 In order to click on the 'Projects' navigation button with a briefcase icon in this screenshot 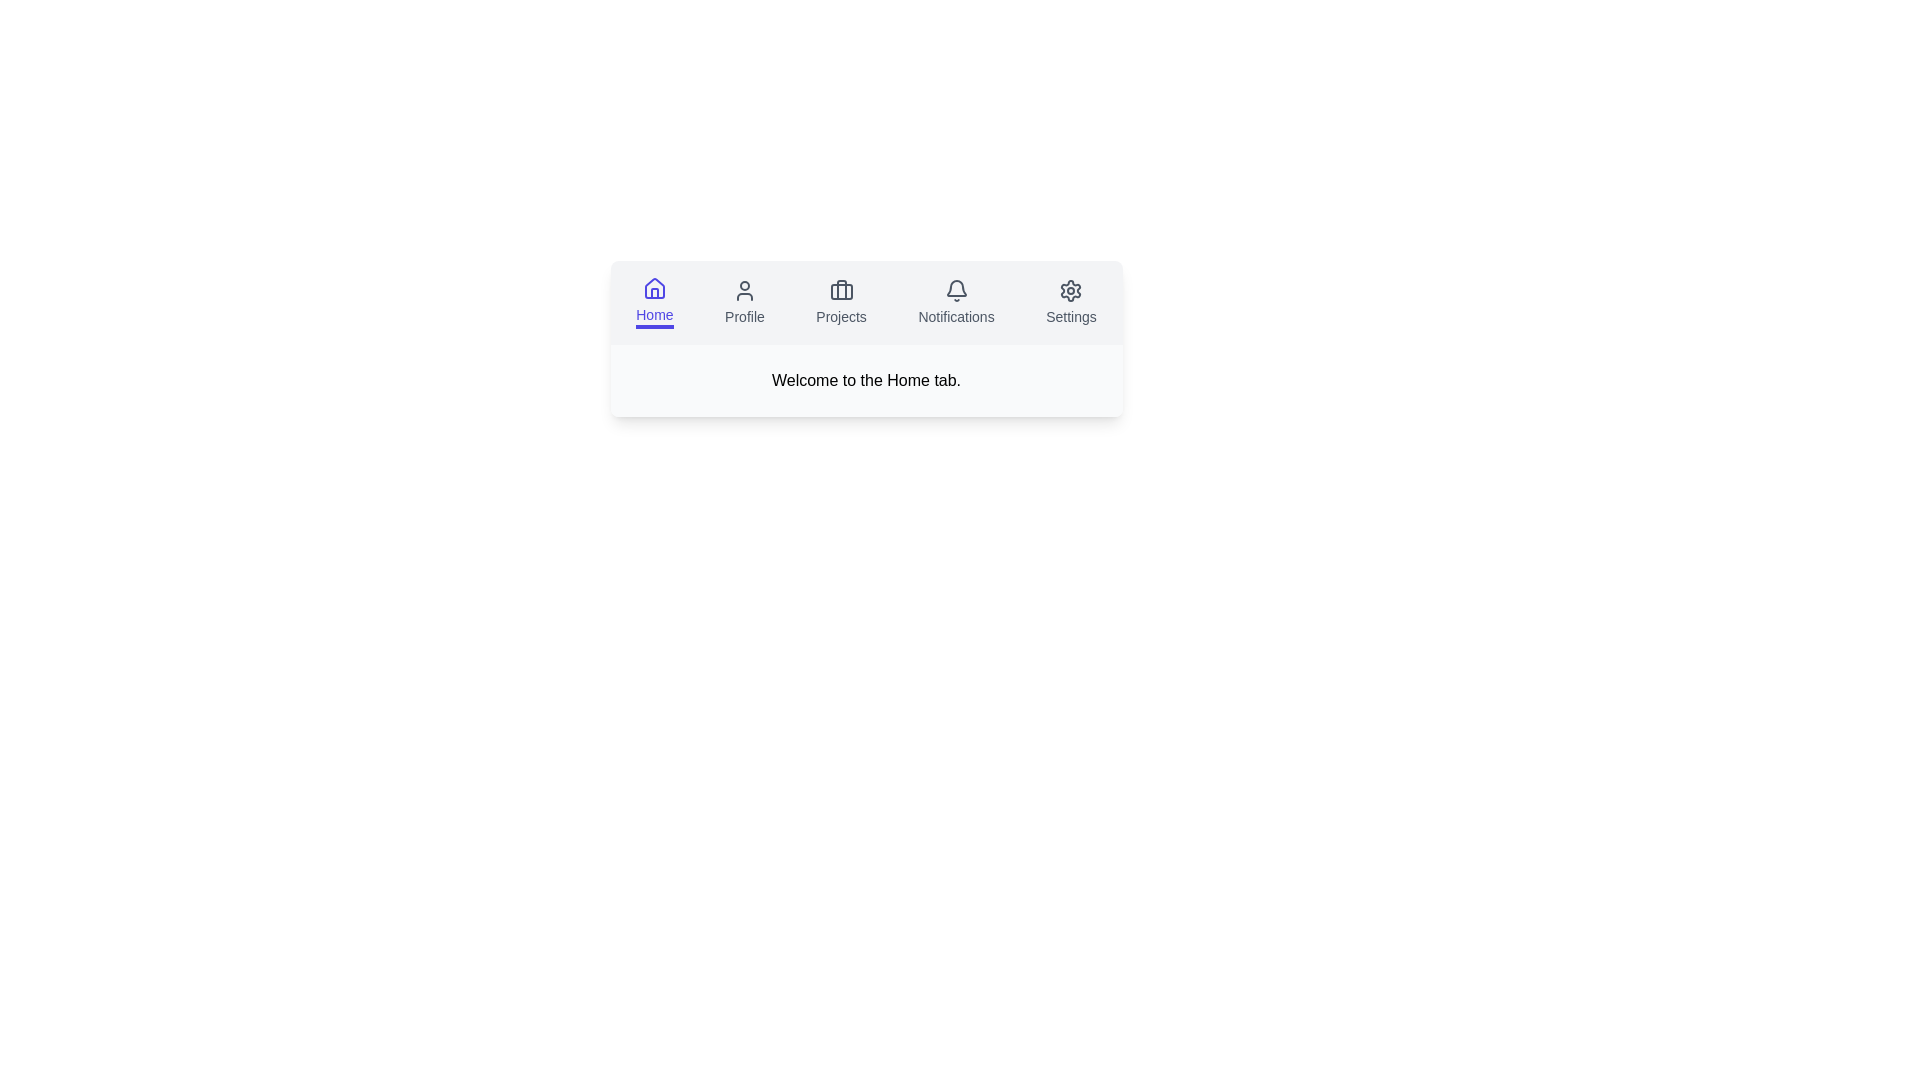, I will do `click(841, 303)`.